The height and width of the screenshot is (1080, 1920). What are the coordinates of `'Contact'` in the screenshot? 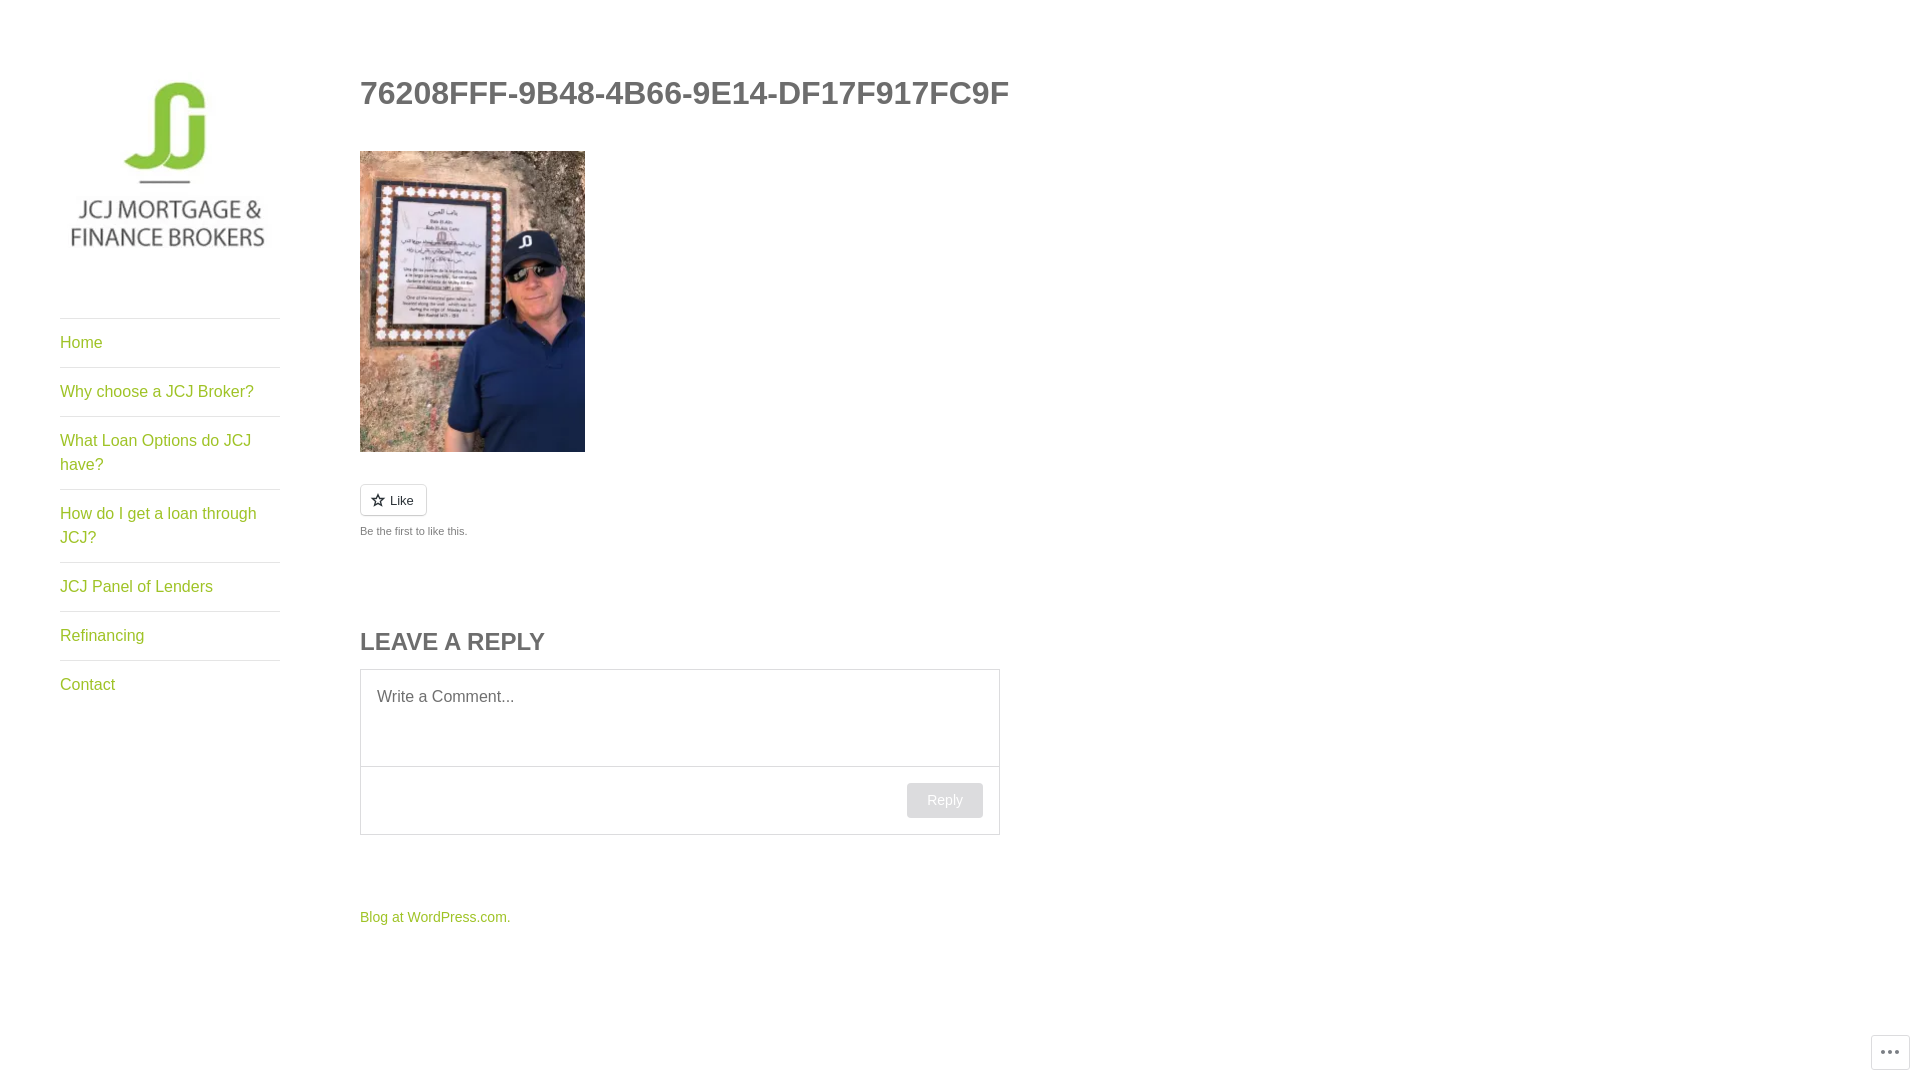 It's located at (169, 684).